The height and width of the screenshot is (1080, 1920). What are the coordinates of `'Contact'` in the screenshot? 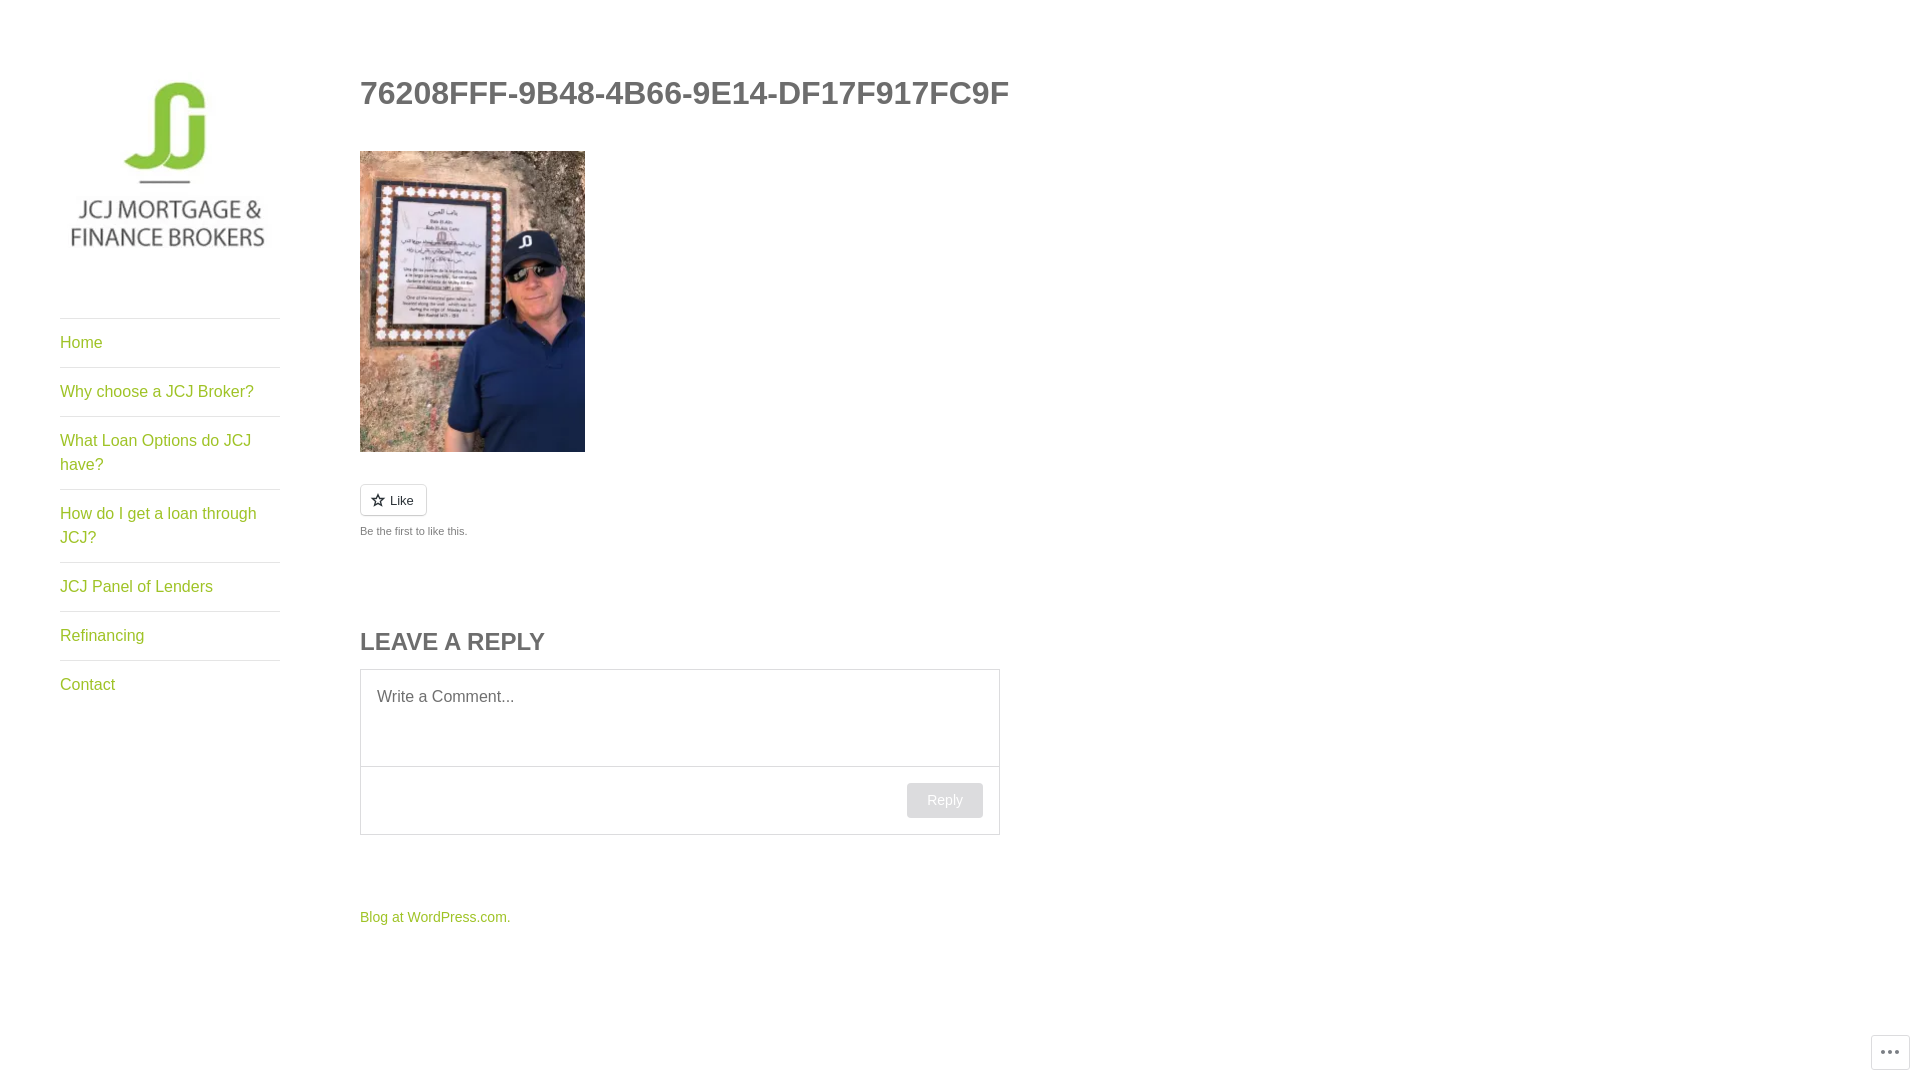 It's located at (169, 684).